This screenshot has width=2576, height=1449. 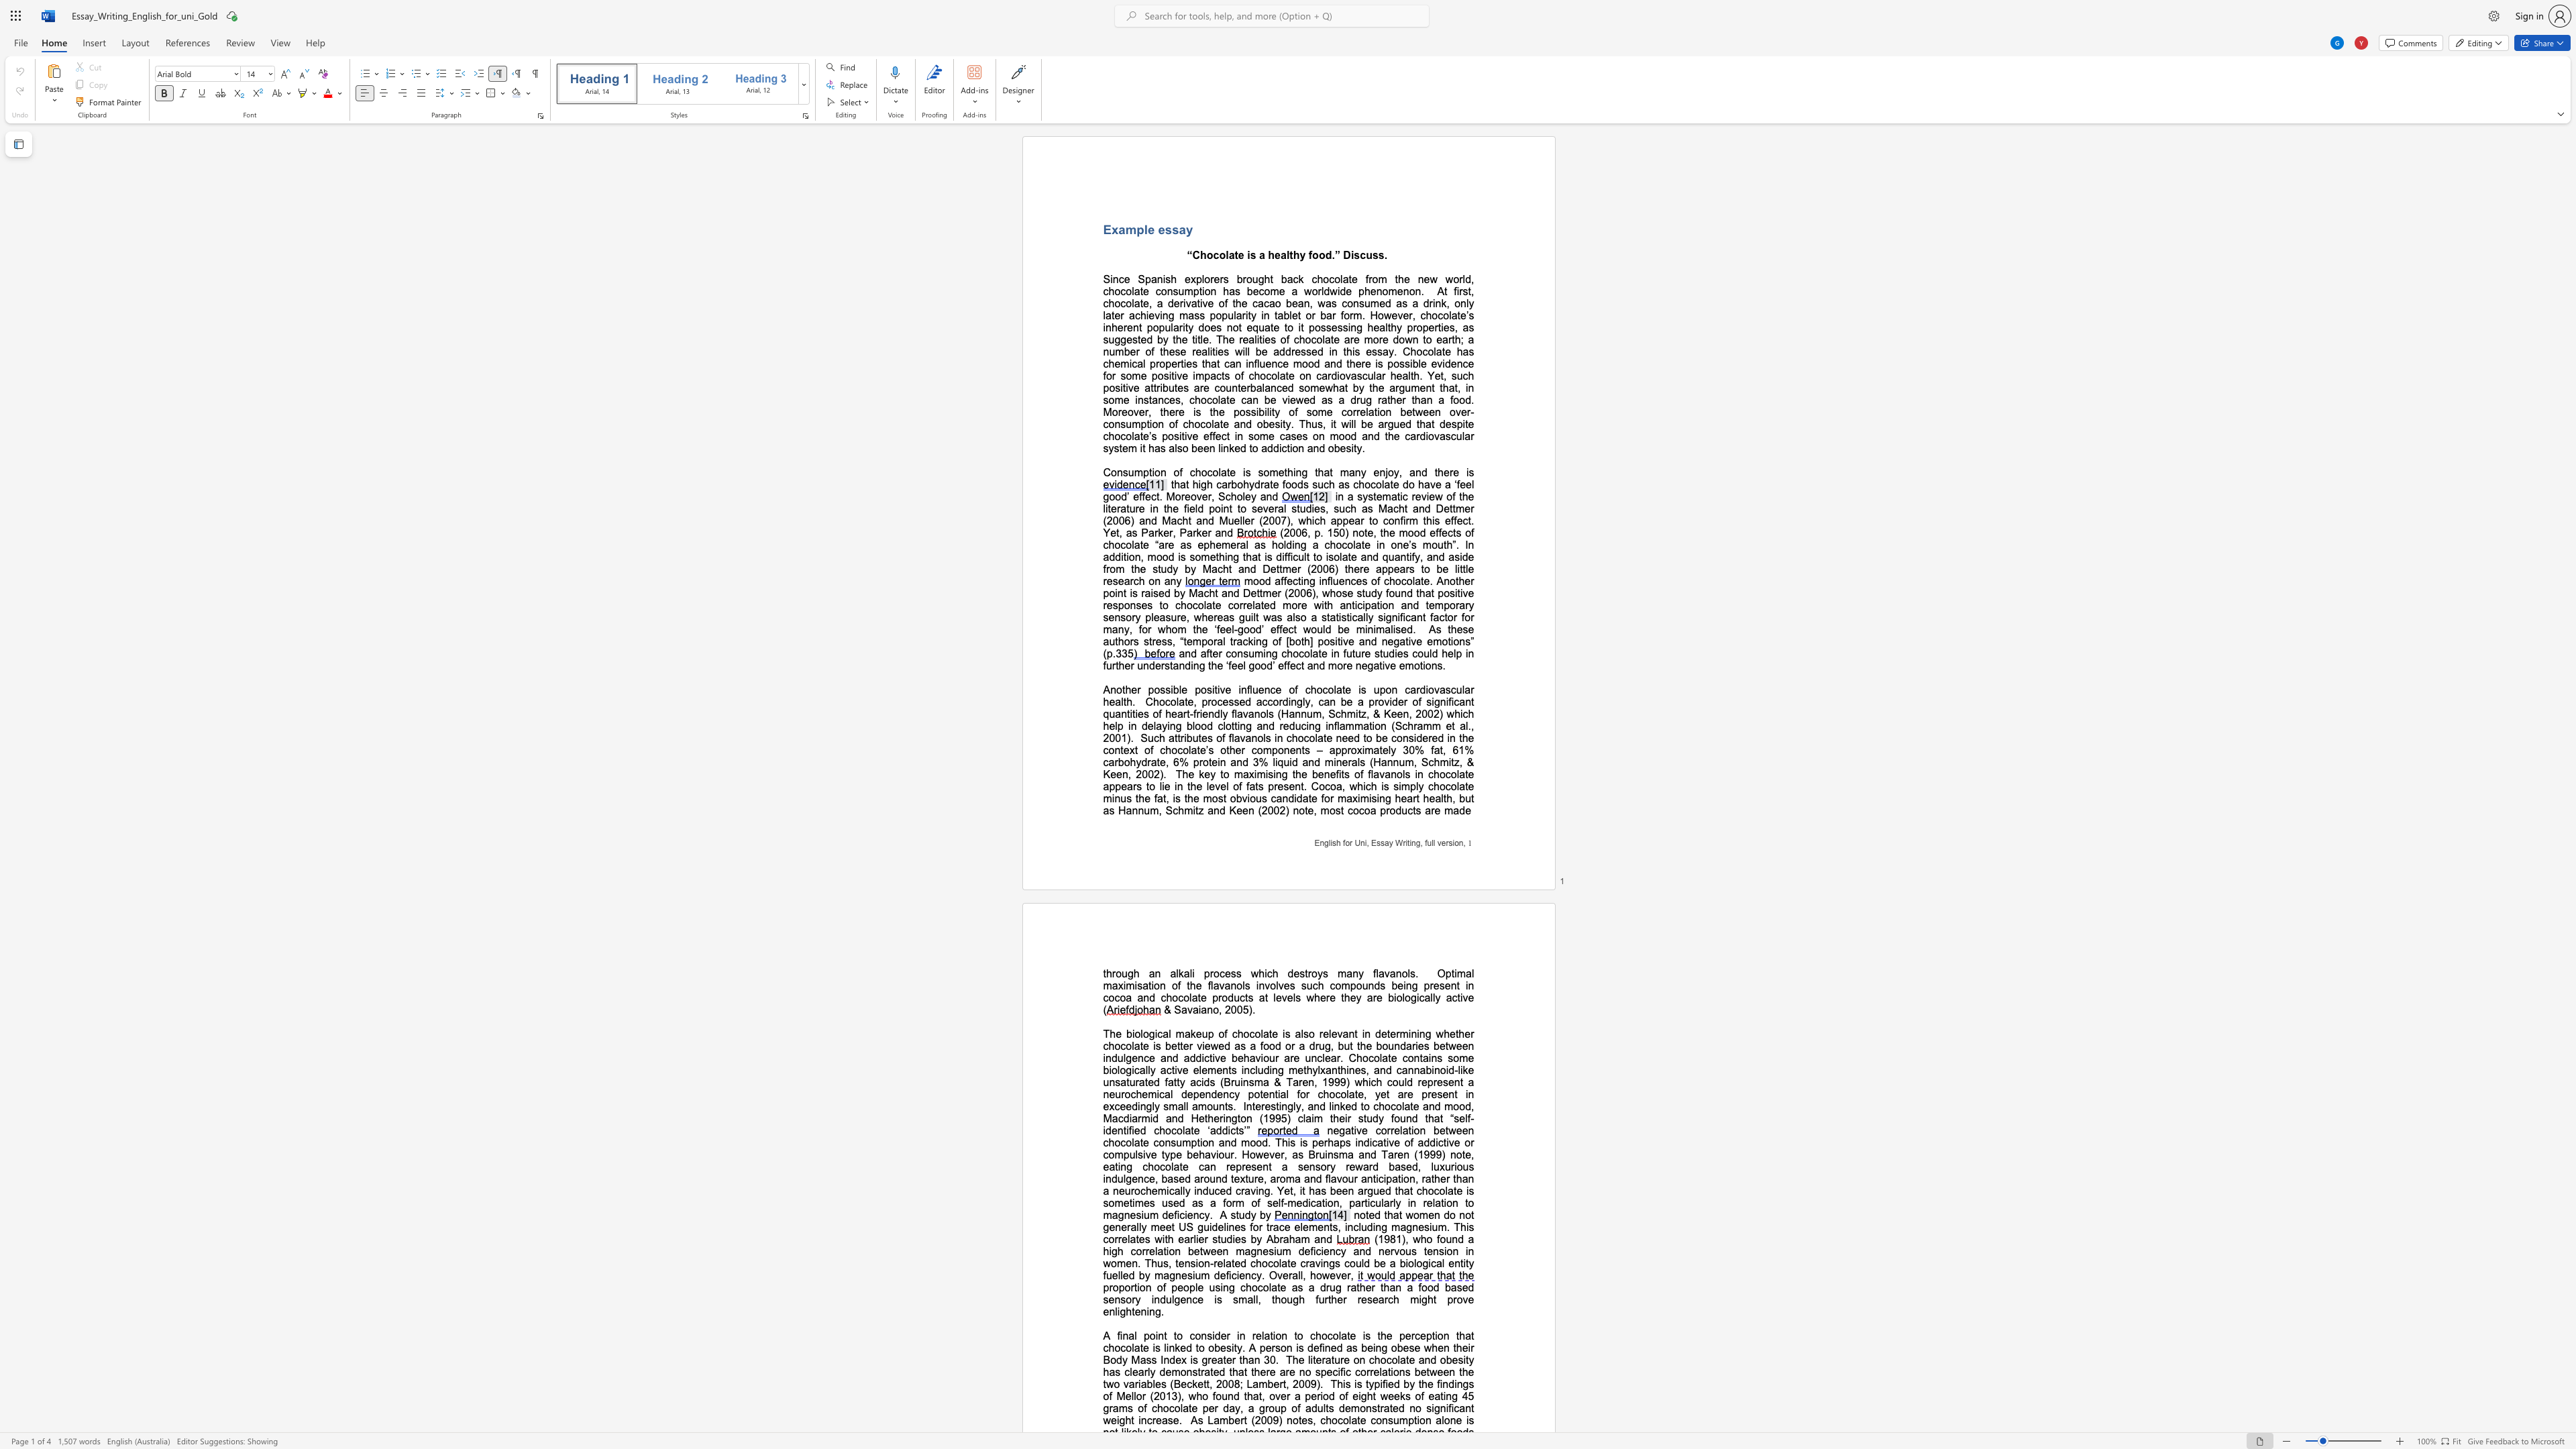 What do you see at coordinates (1118, 229) in the screenshot?
I see `the subset text "ample e" within the text "Example essay"` at bounding box center [1118, 229].